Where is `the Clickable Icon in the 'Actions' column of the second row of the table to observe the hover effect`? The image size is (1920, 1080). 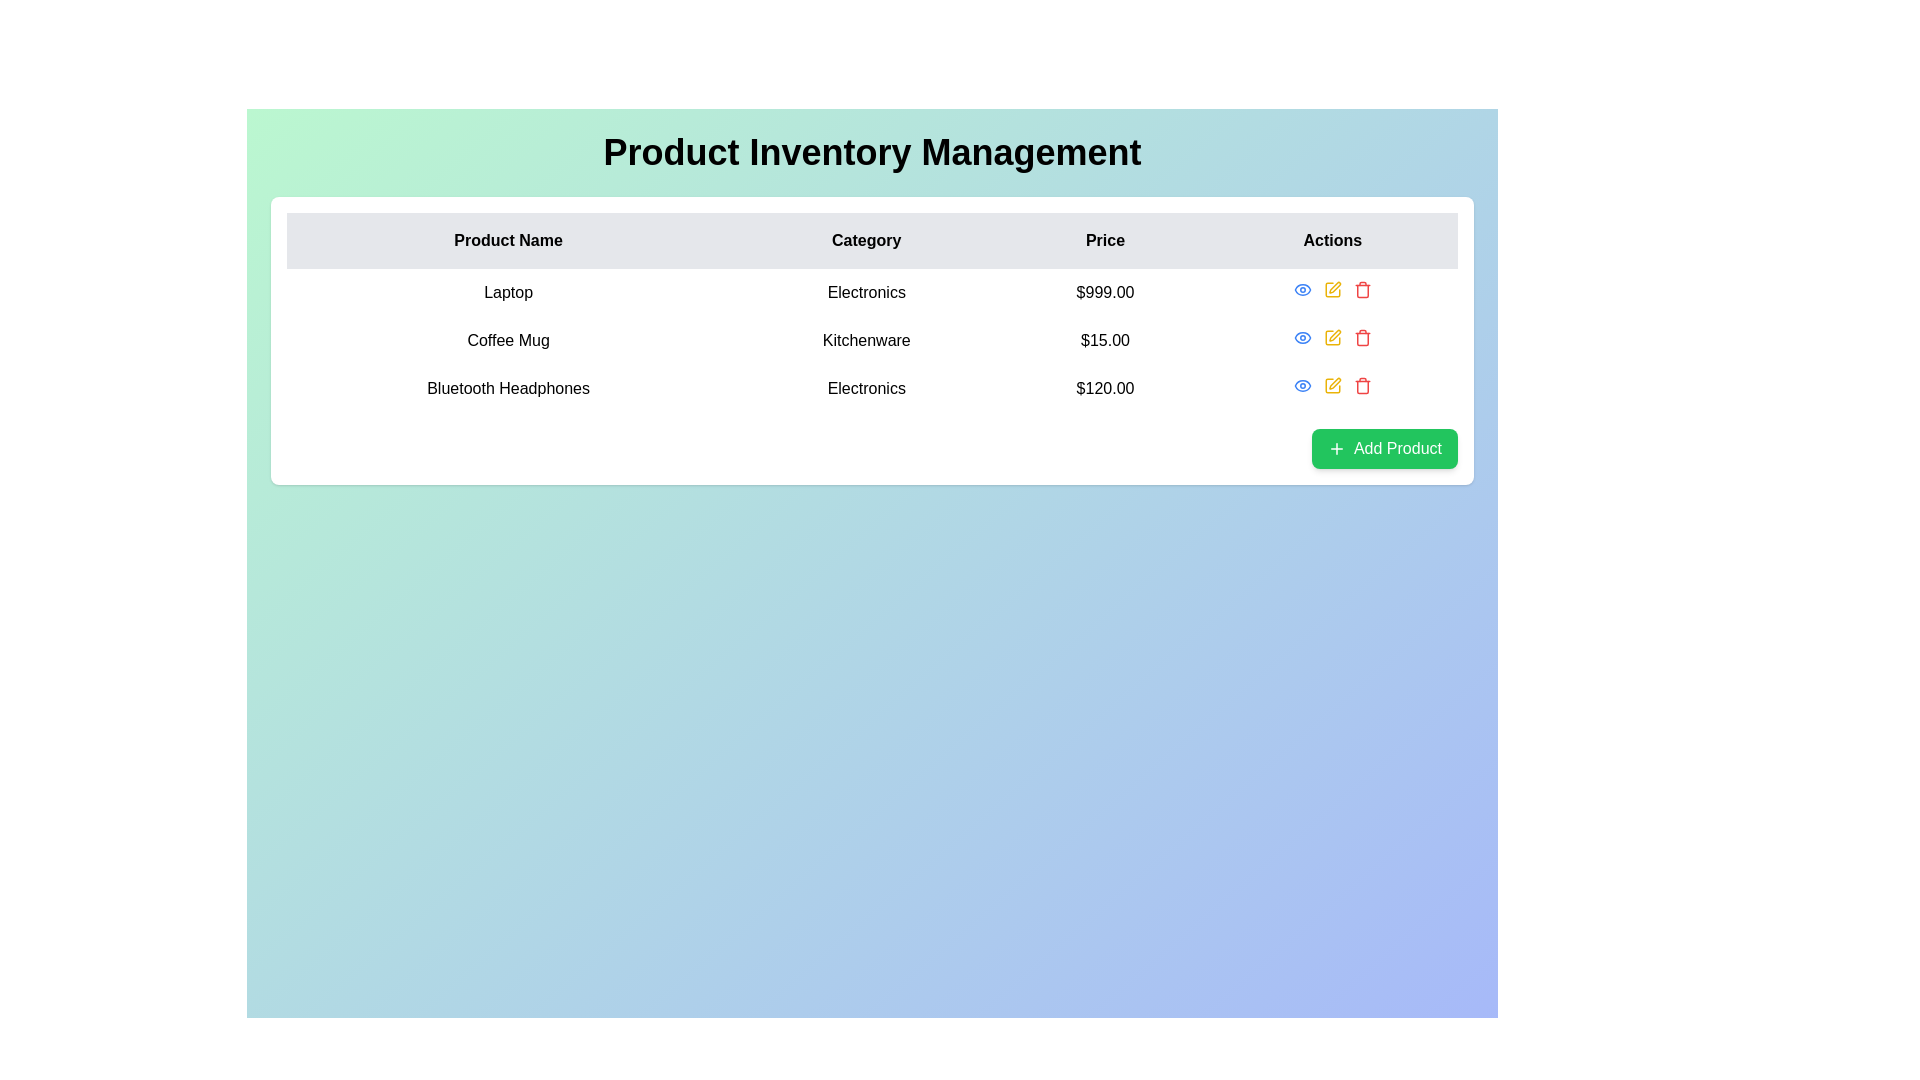 the Clickable Icon in the 'Actions' column of the second row of the table to observe the hover effect is located at coordinates (1302, 337).